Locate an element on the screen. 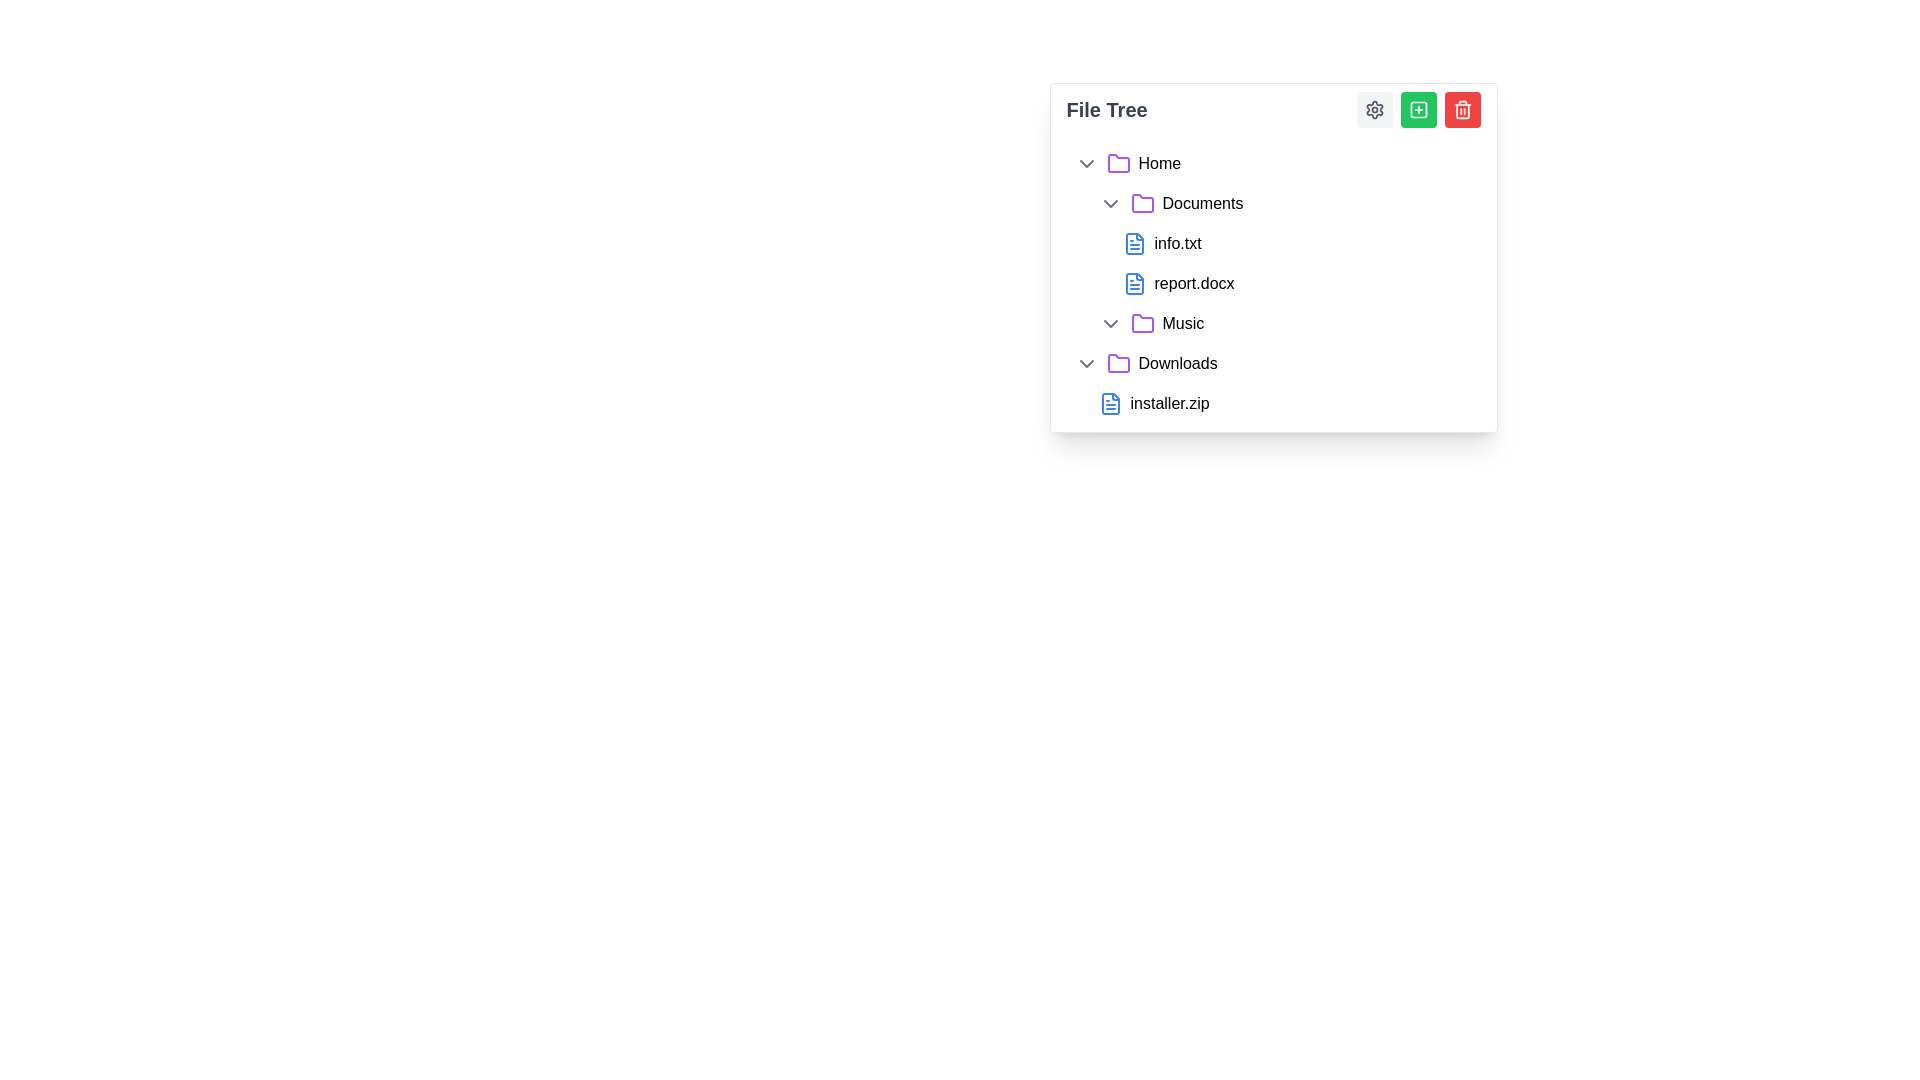  the dropdown arrow next to the 'Home' folder in the file tree is located at coordinates (1272, 163).